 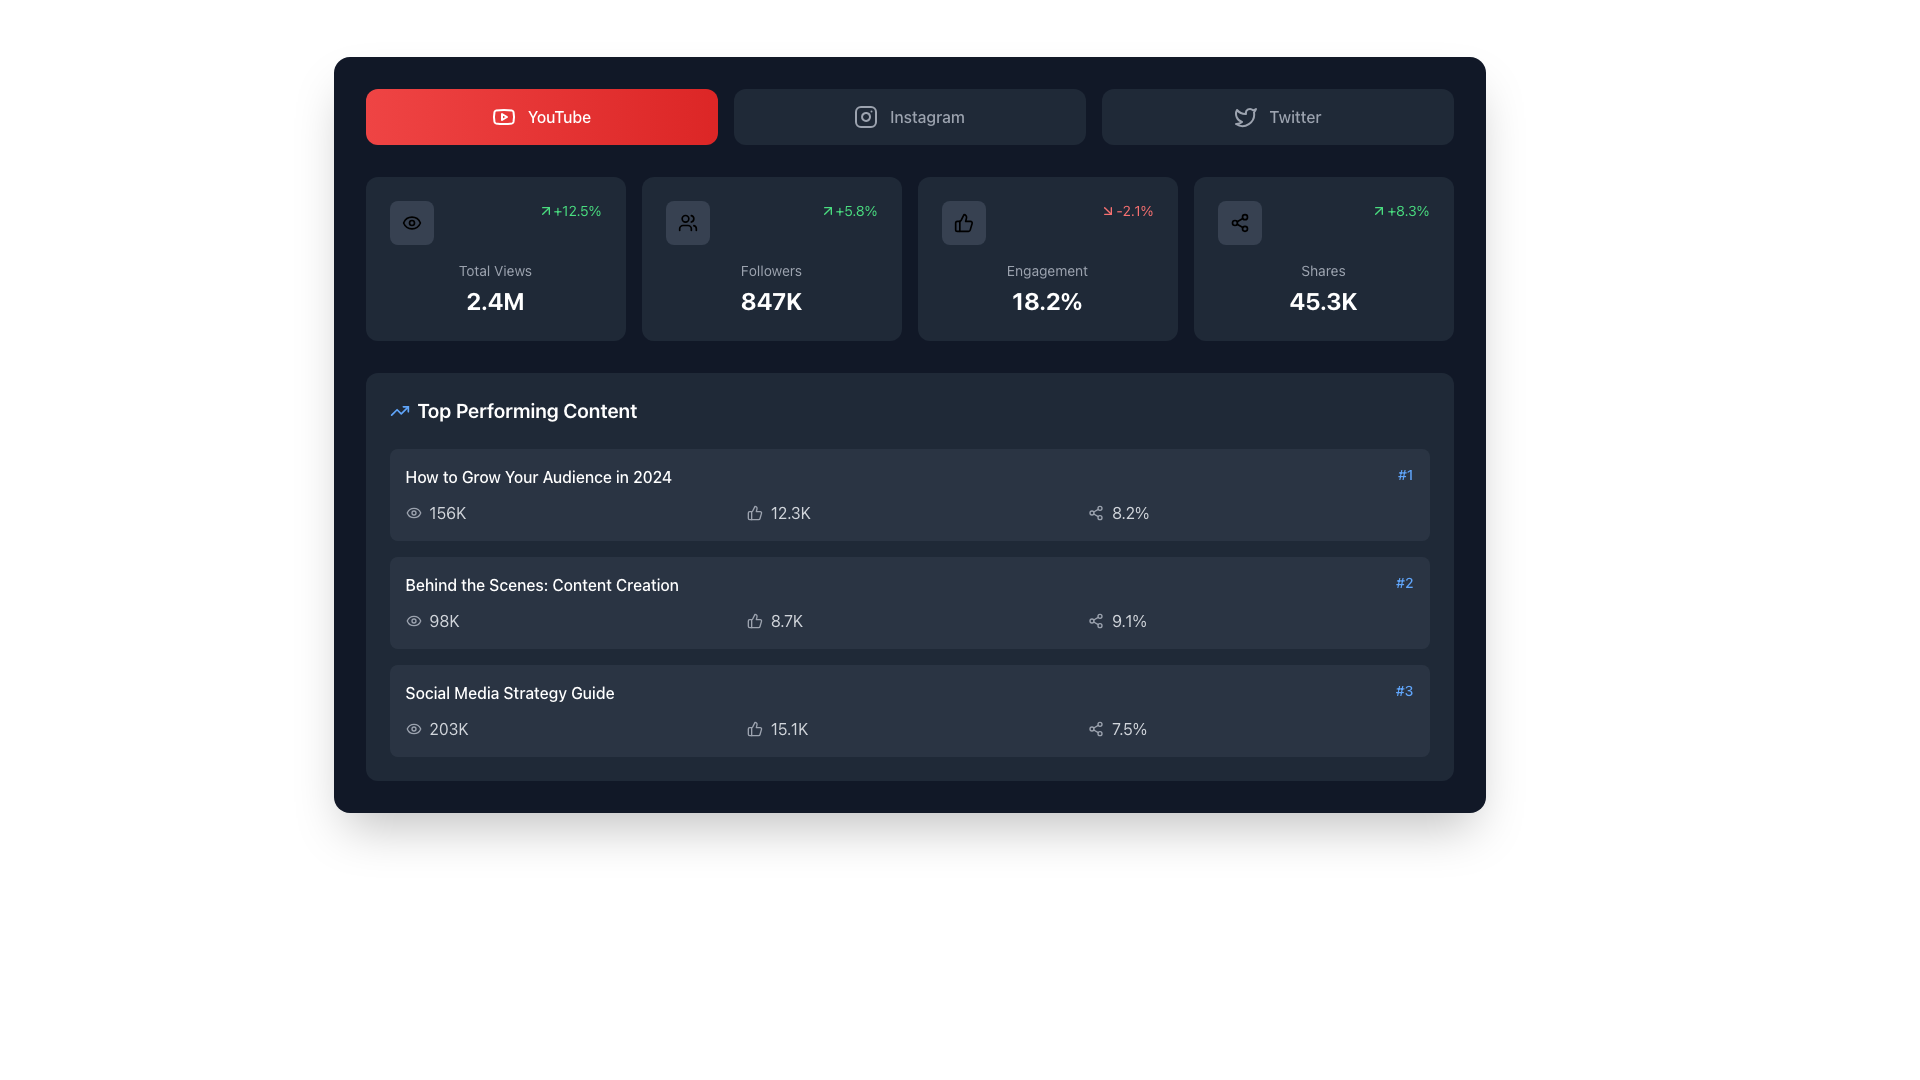 What do you see at coordinates (1323, 257) in the screenshot?
I see `the statistics Card displaying total shares ('45.3K') and percentage increase ('+8.3%') located in the top-right corner of the grid layout` at bounding box center [1323, 257].